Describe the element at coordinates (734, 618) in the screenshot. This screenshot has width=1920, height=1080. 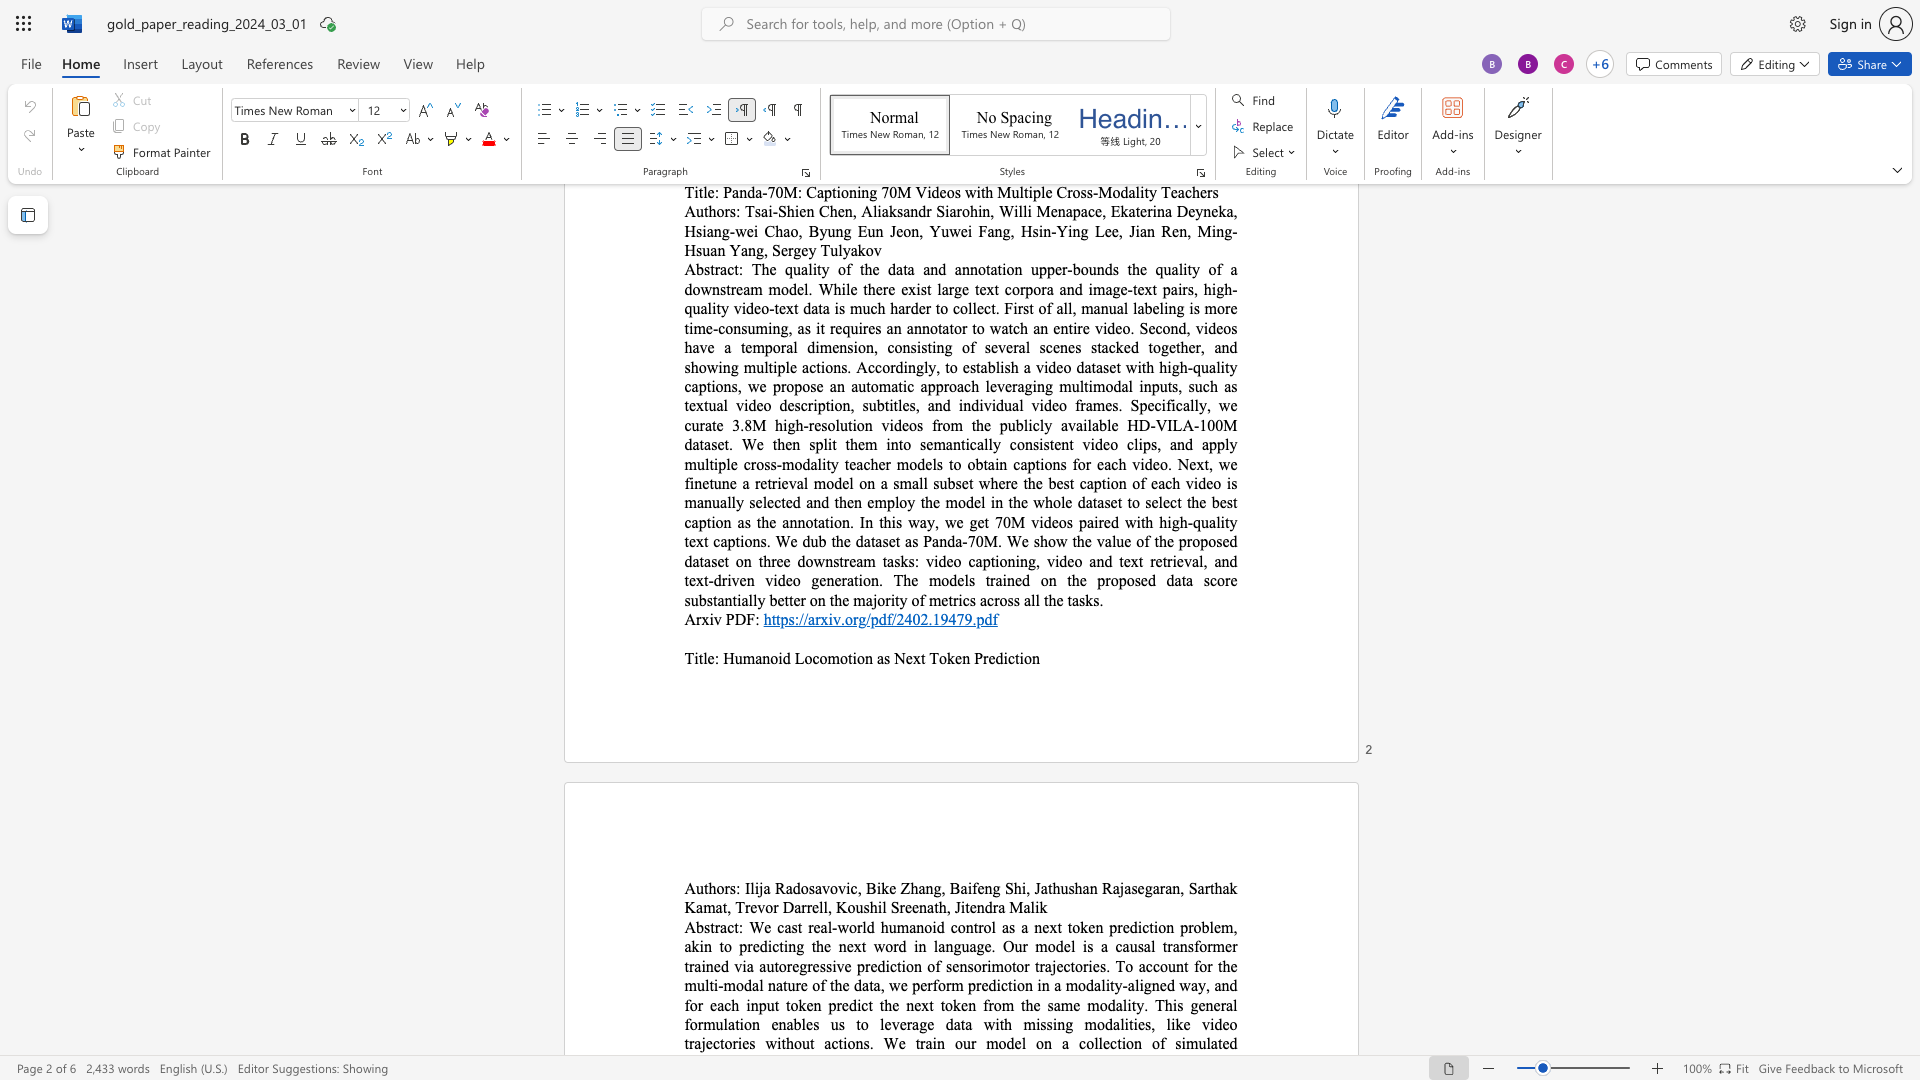
I see `the space between the continuous character "P" and "D" in the text` at that location.